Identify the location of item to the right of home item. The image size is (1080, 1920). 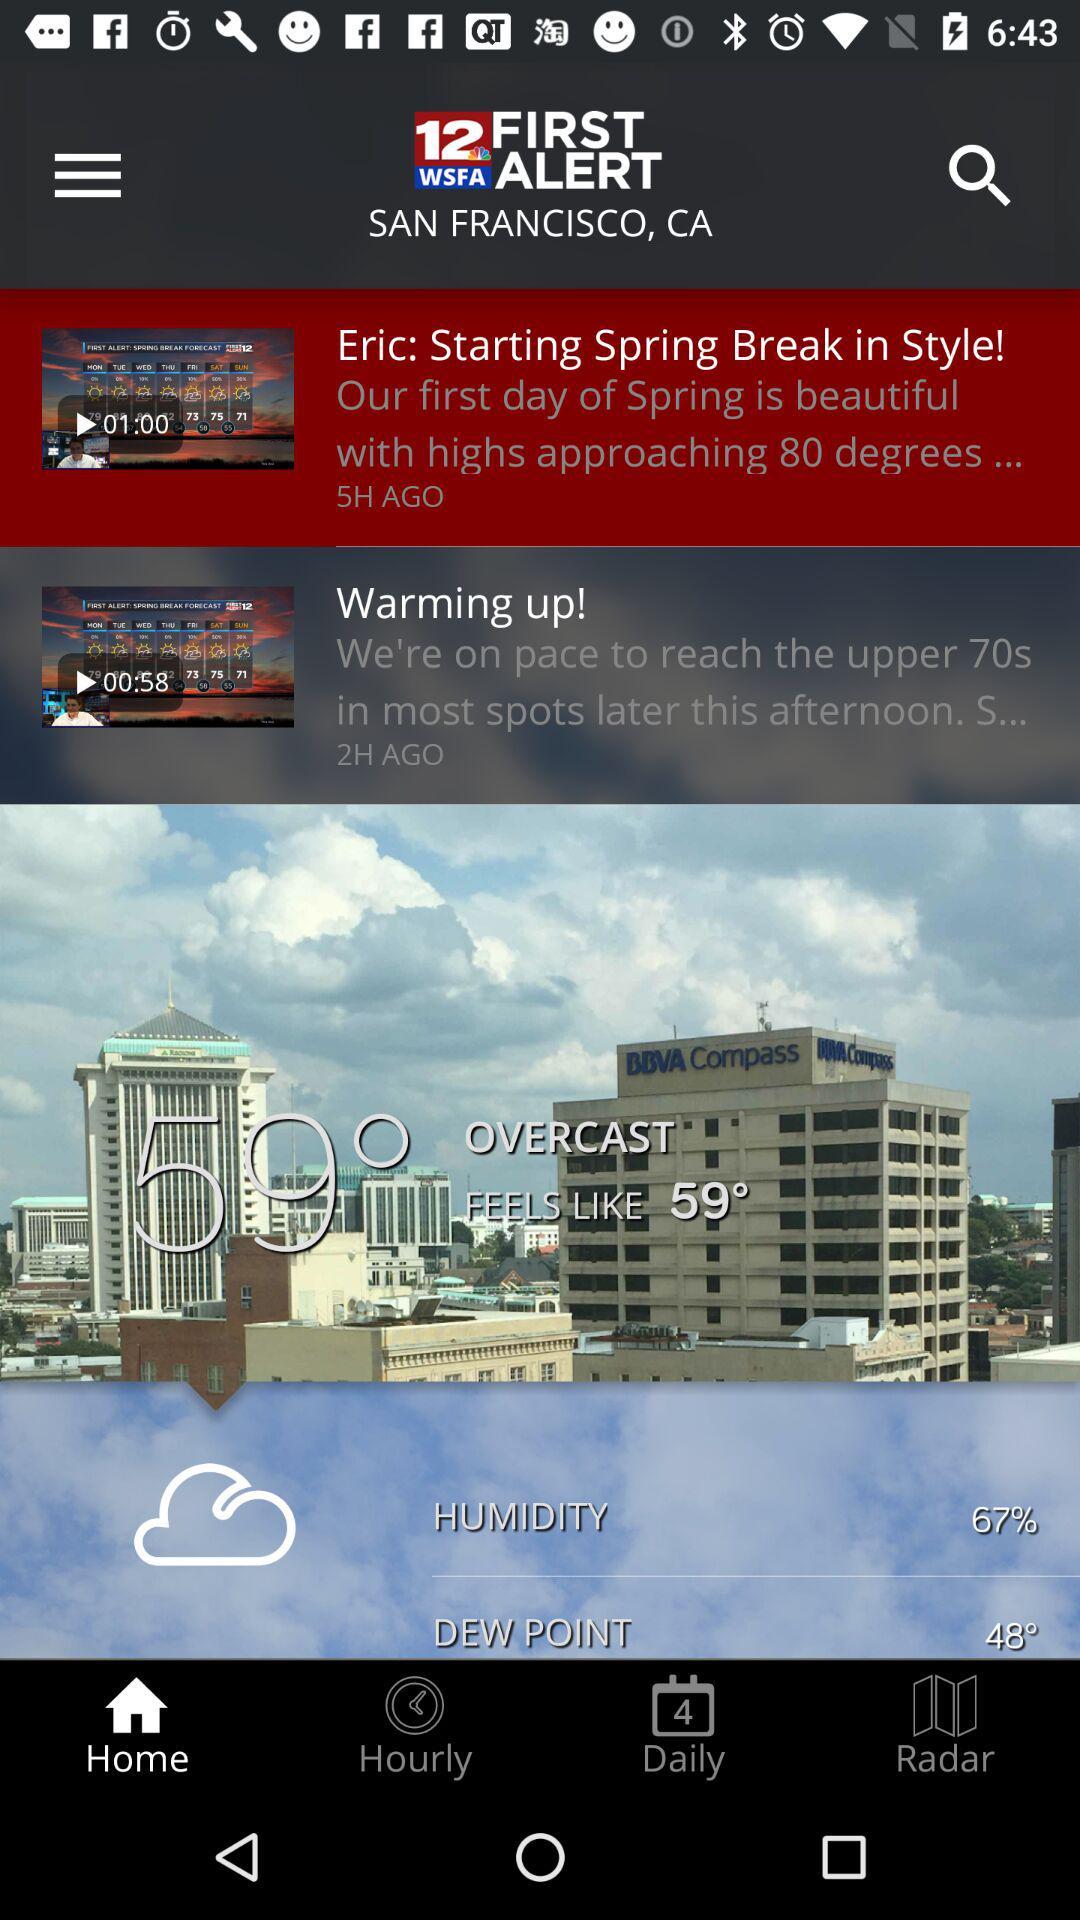
(413, 1726).